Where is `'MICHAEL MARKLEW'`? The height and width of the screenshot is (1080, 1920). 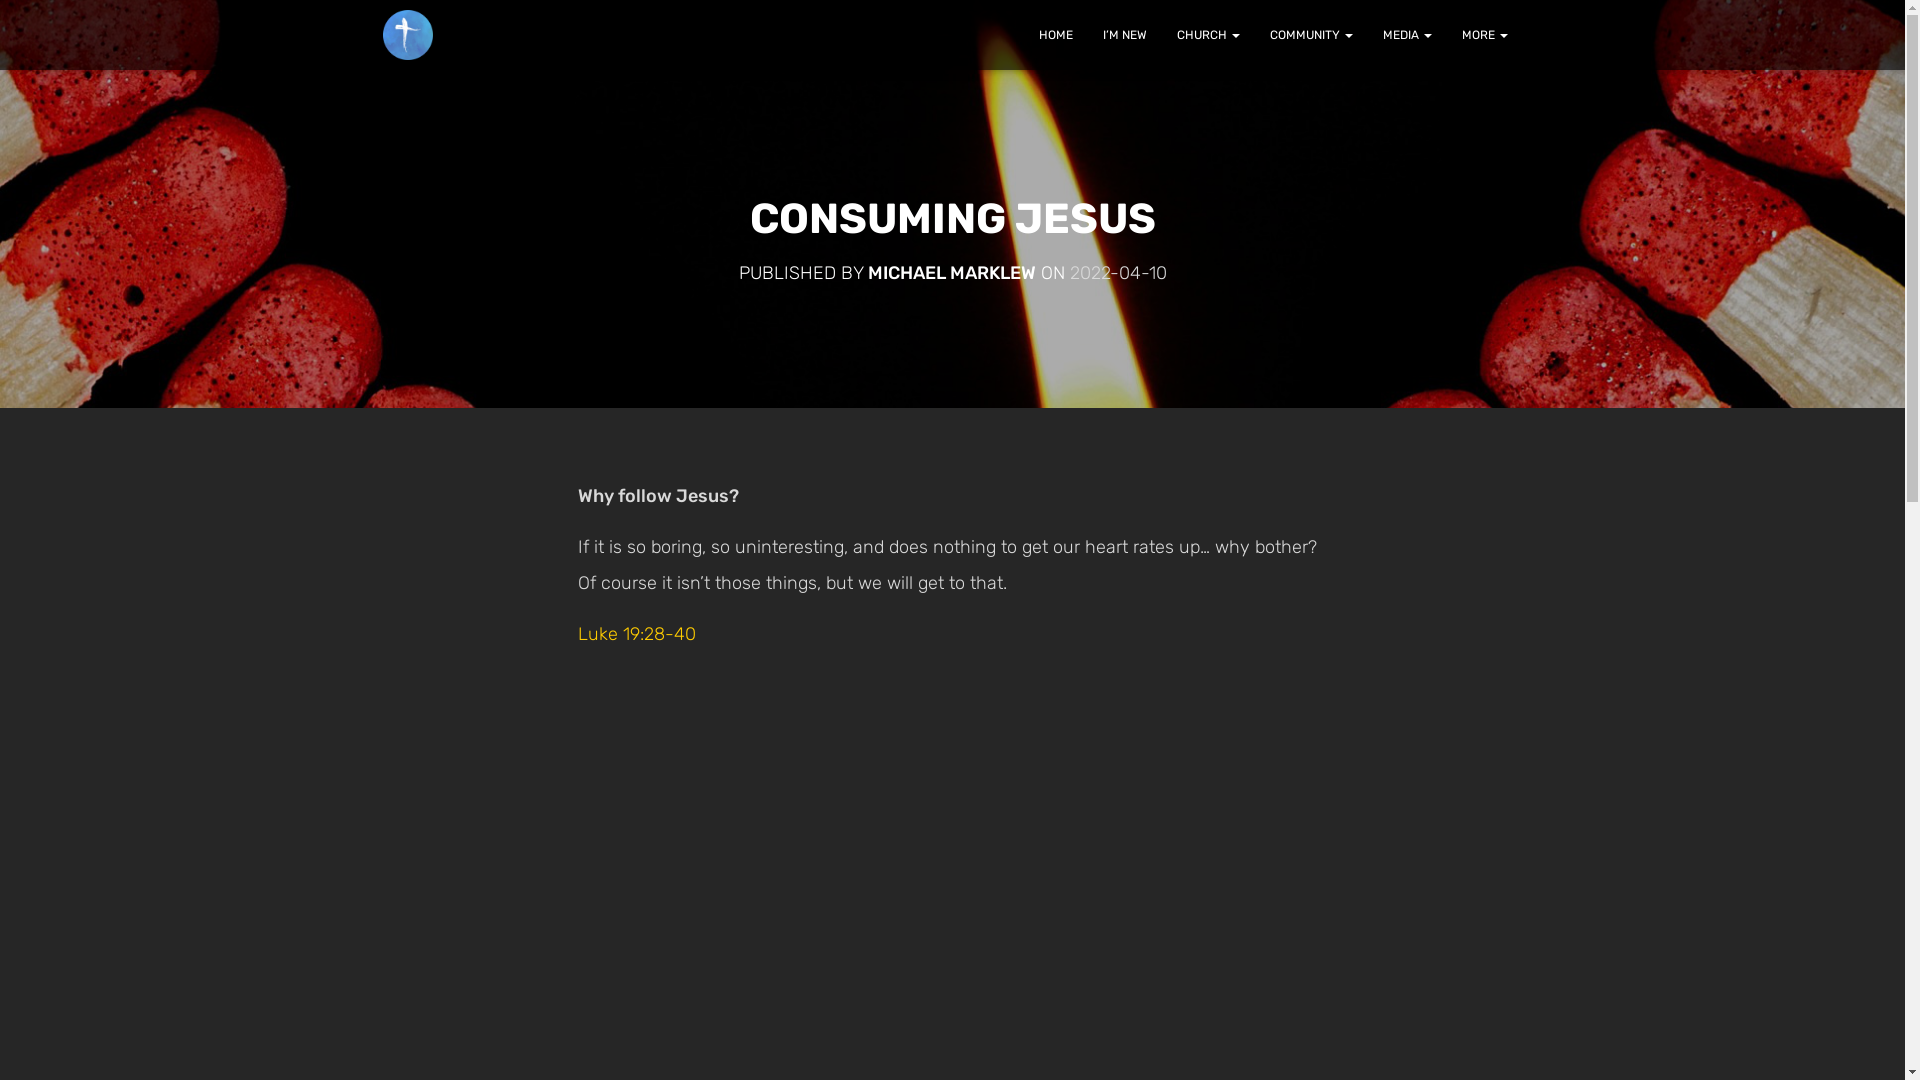 'MICHAEL MARKLEW' is located at coordinates (950, 273).